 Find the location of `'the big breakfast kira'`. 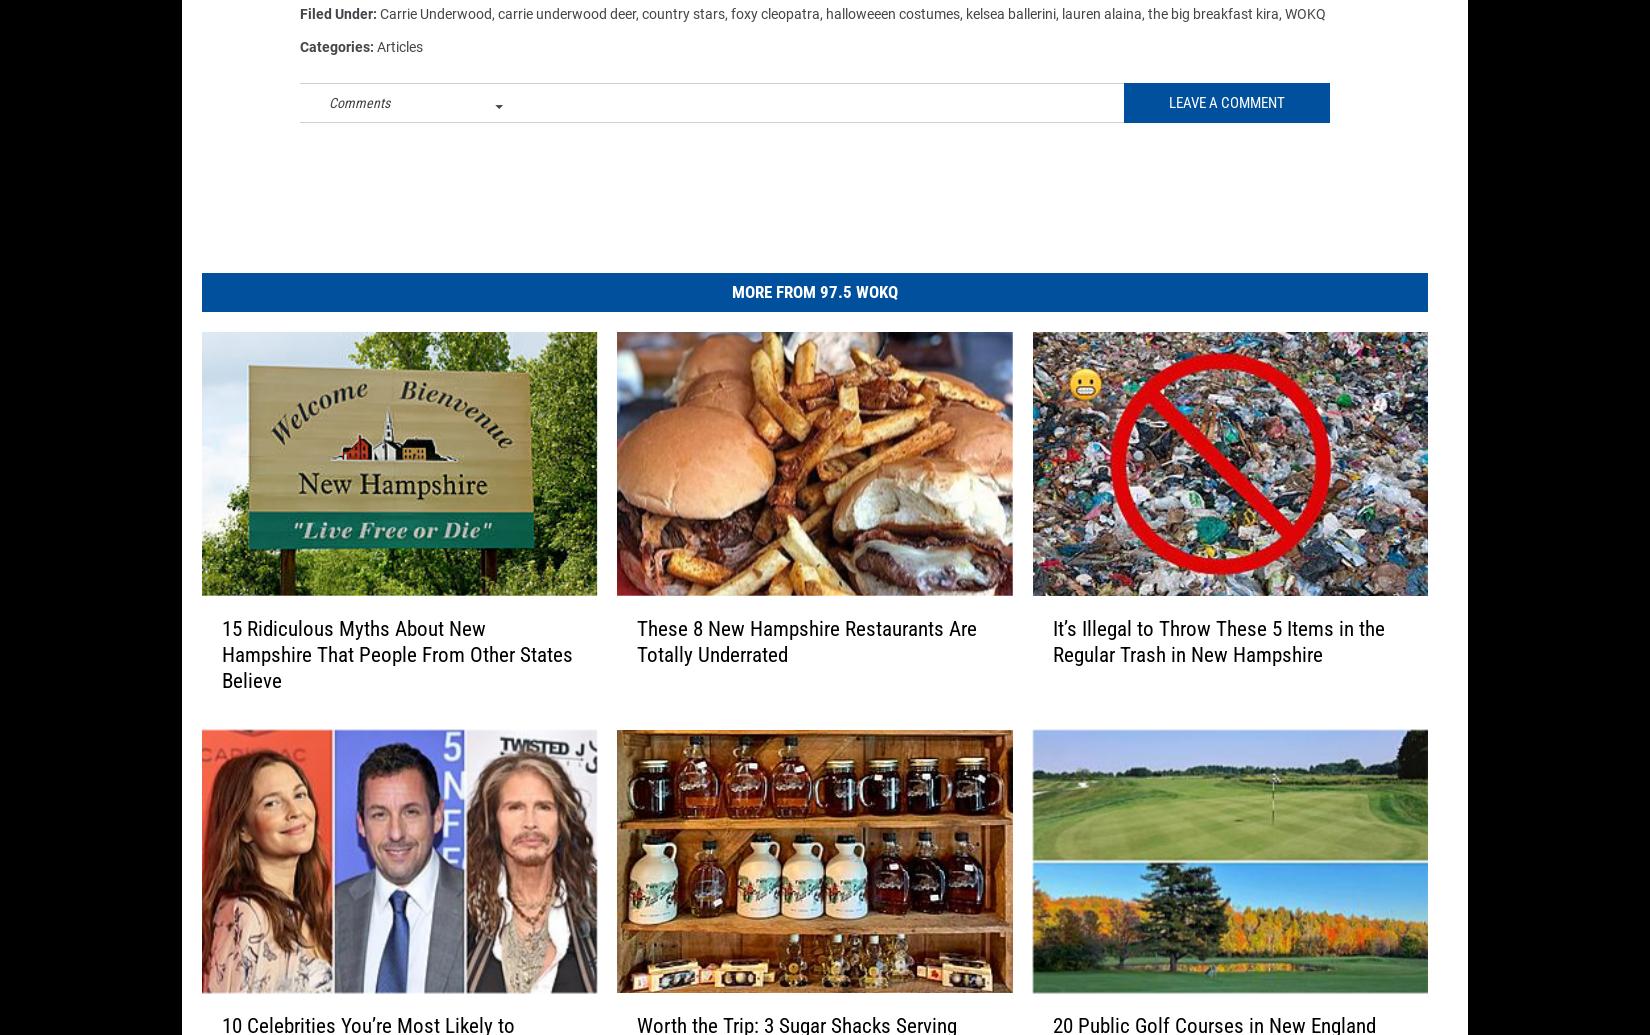

'the big breakfast kira' is located at coordinates (1213, 27).